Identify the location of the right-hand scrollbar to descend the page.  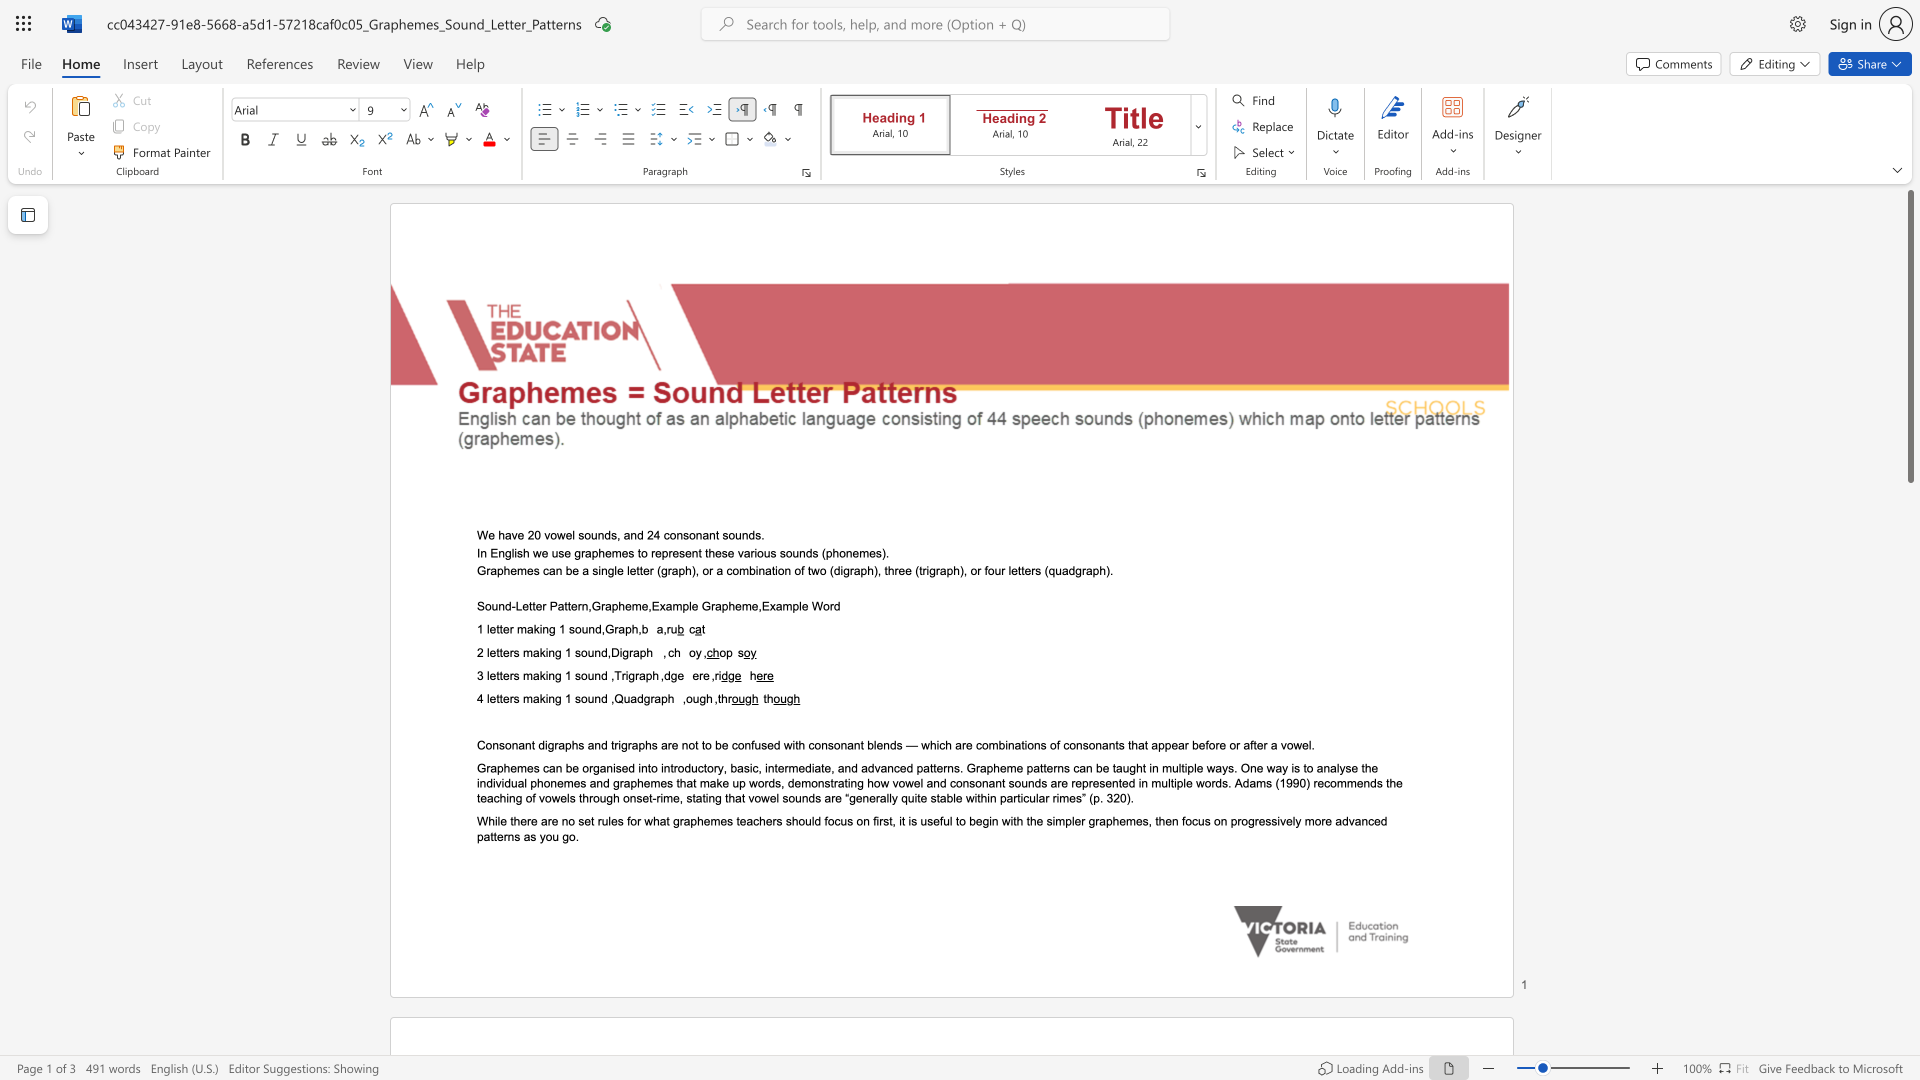
(1909, 990).